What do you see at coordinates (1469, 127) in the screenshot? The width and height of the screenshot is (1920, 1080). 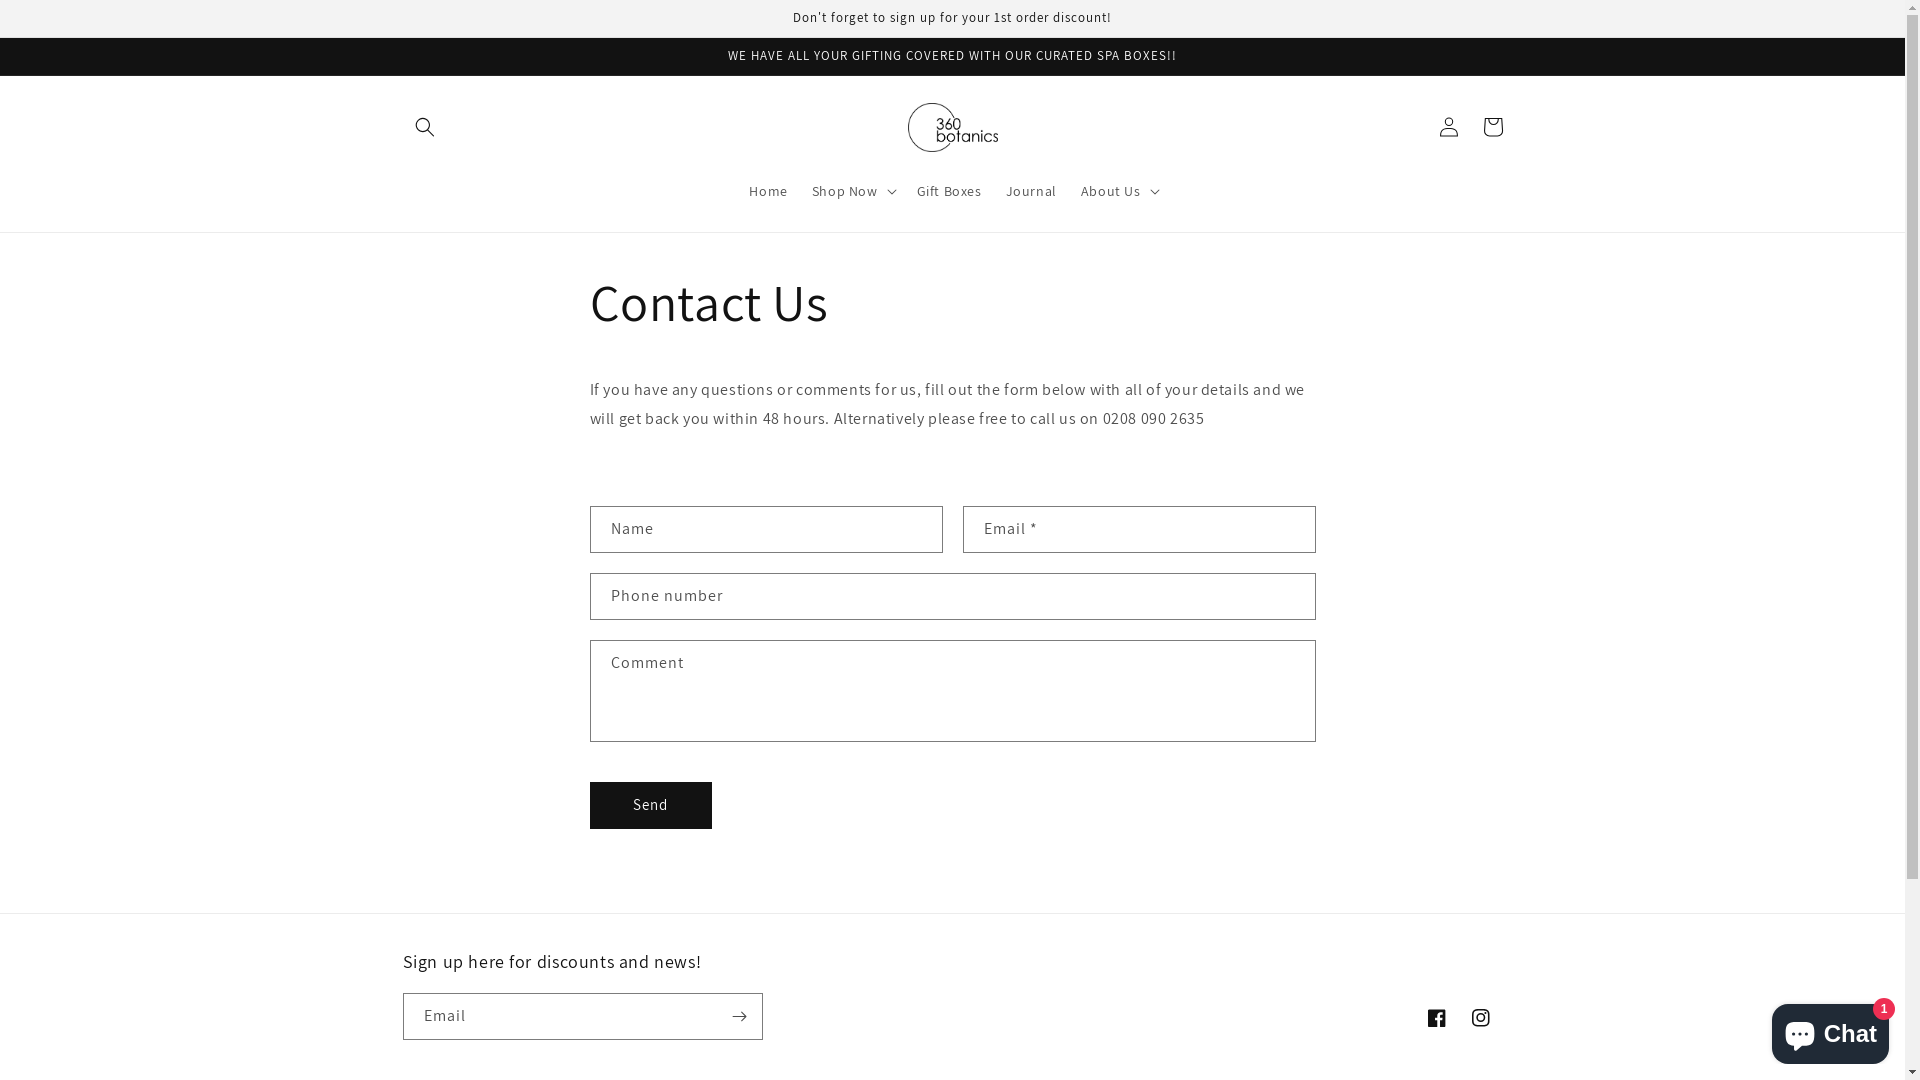 I see `'Cart'` at bounding box center [1469, 127].